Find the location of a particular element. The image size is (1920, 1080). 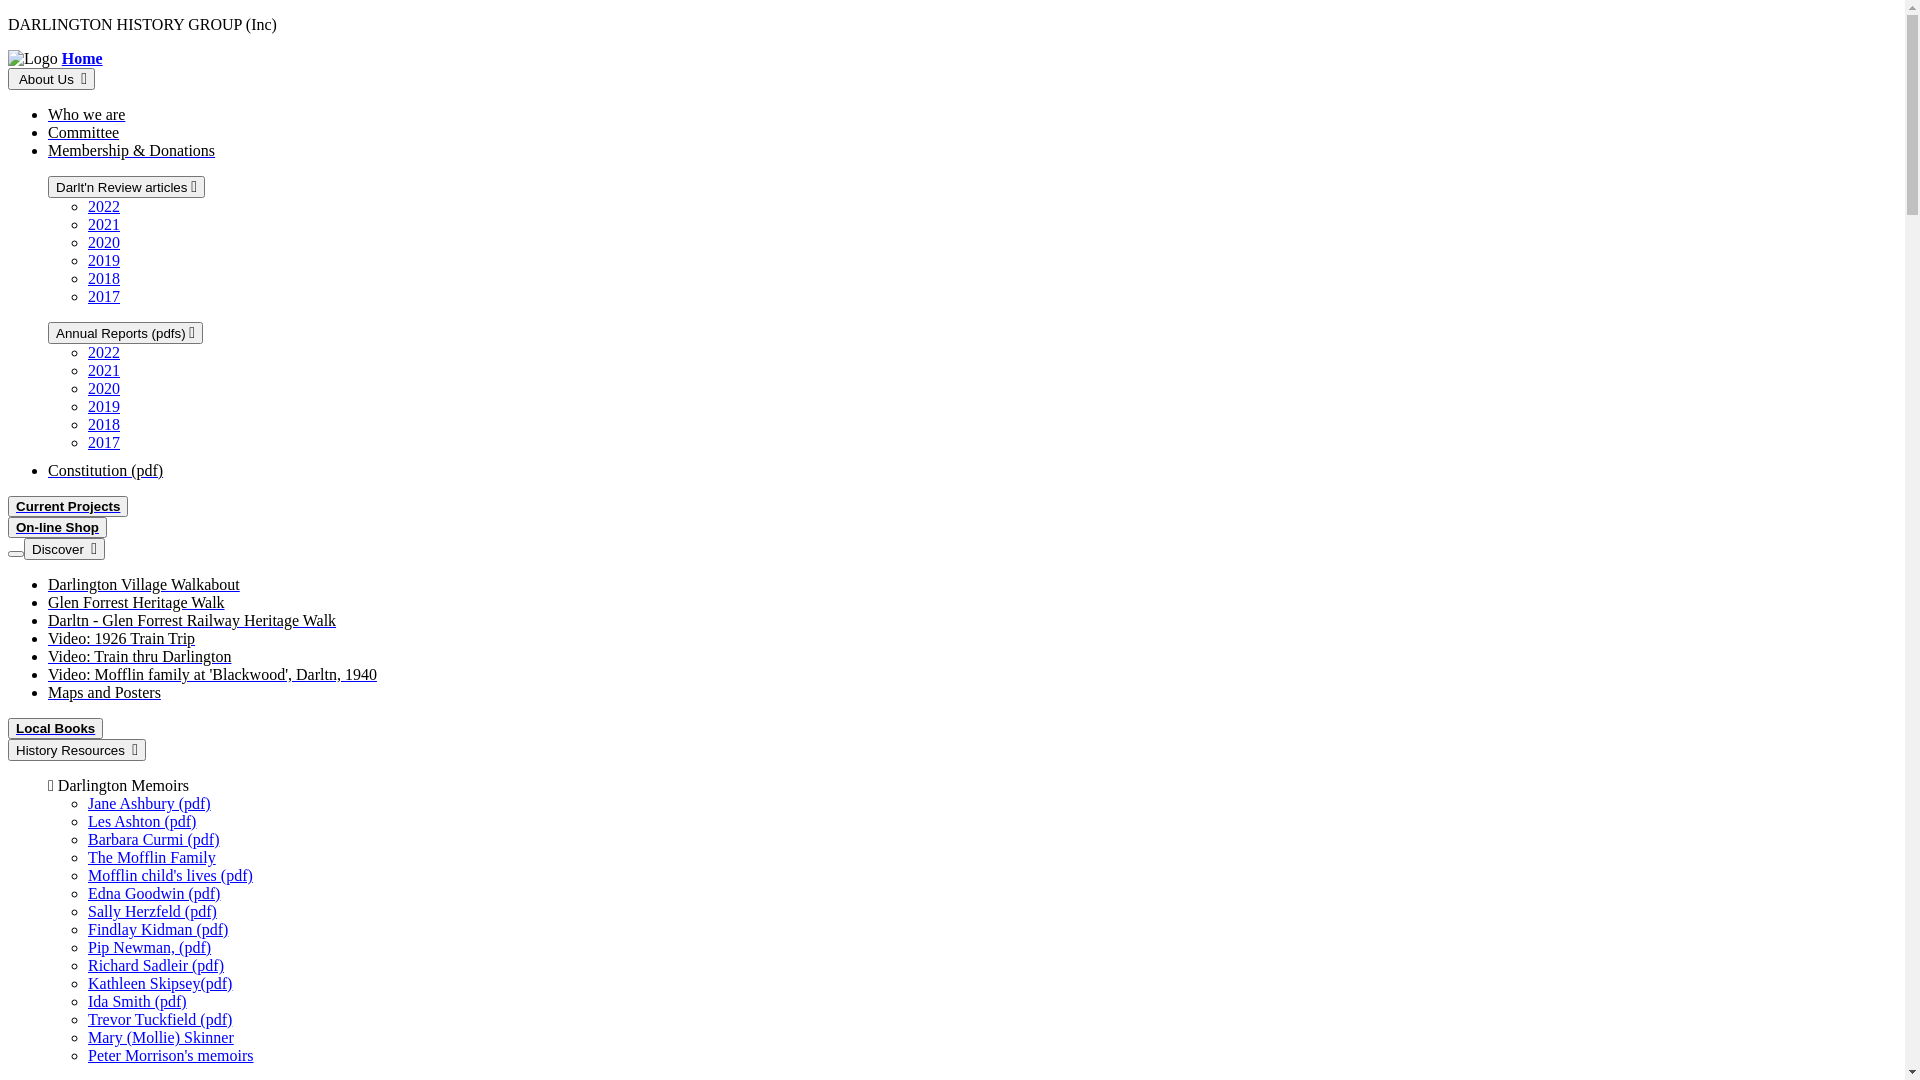

'2019' is located at coordinates (86, 405).